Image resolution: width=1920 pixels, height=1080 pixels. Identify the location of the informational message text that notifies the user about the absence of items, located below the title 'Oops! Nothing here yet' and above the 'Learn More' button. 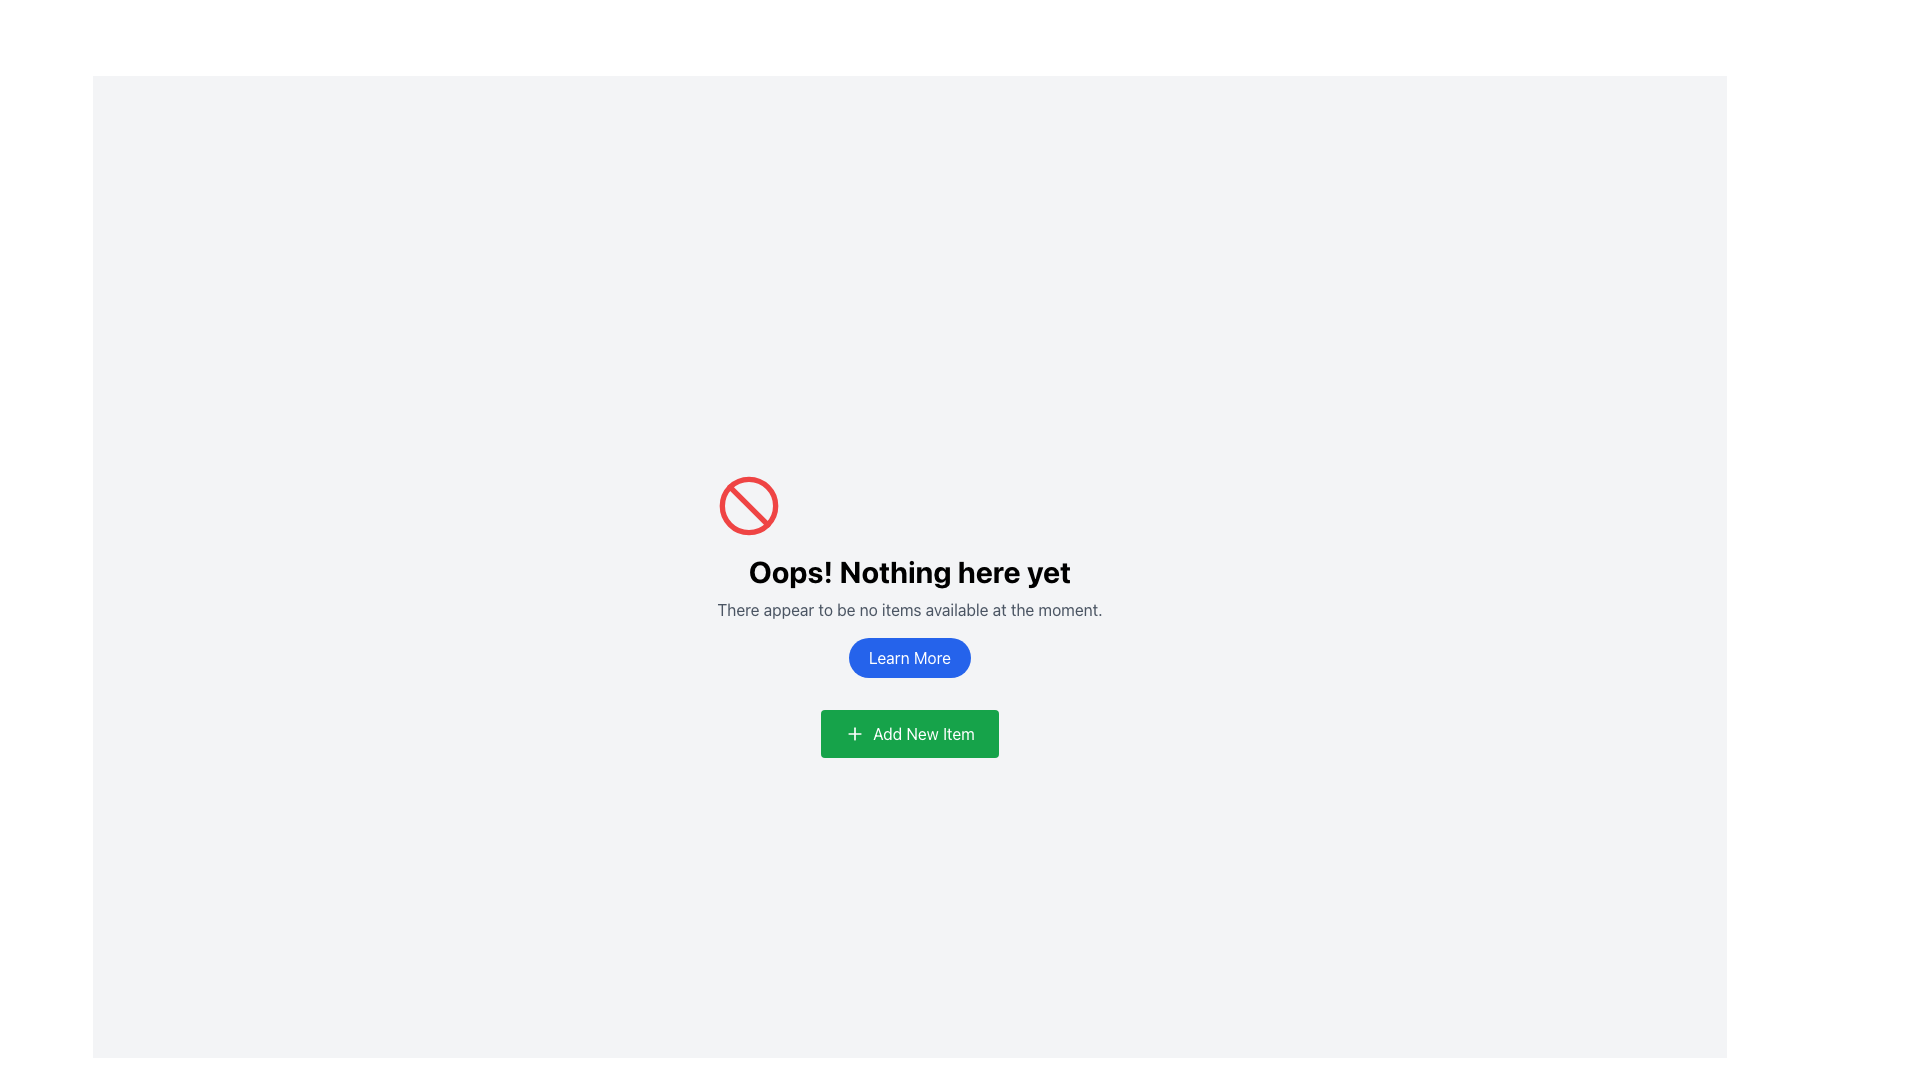
(909, 608).